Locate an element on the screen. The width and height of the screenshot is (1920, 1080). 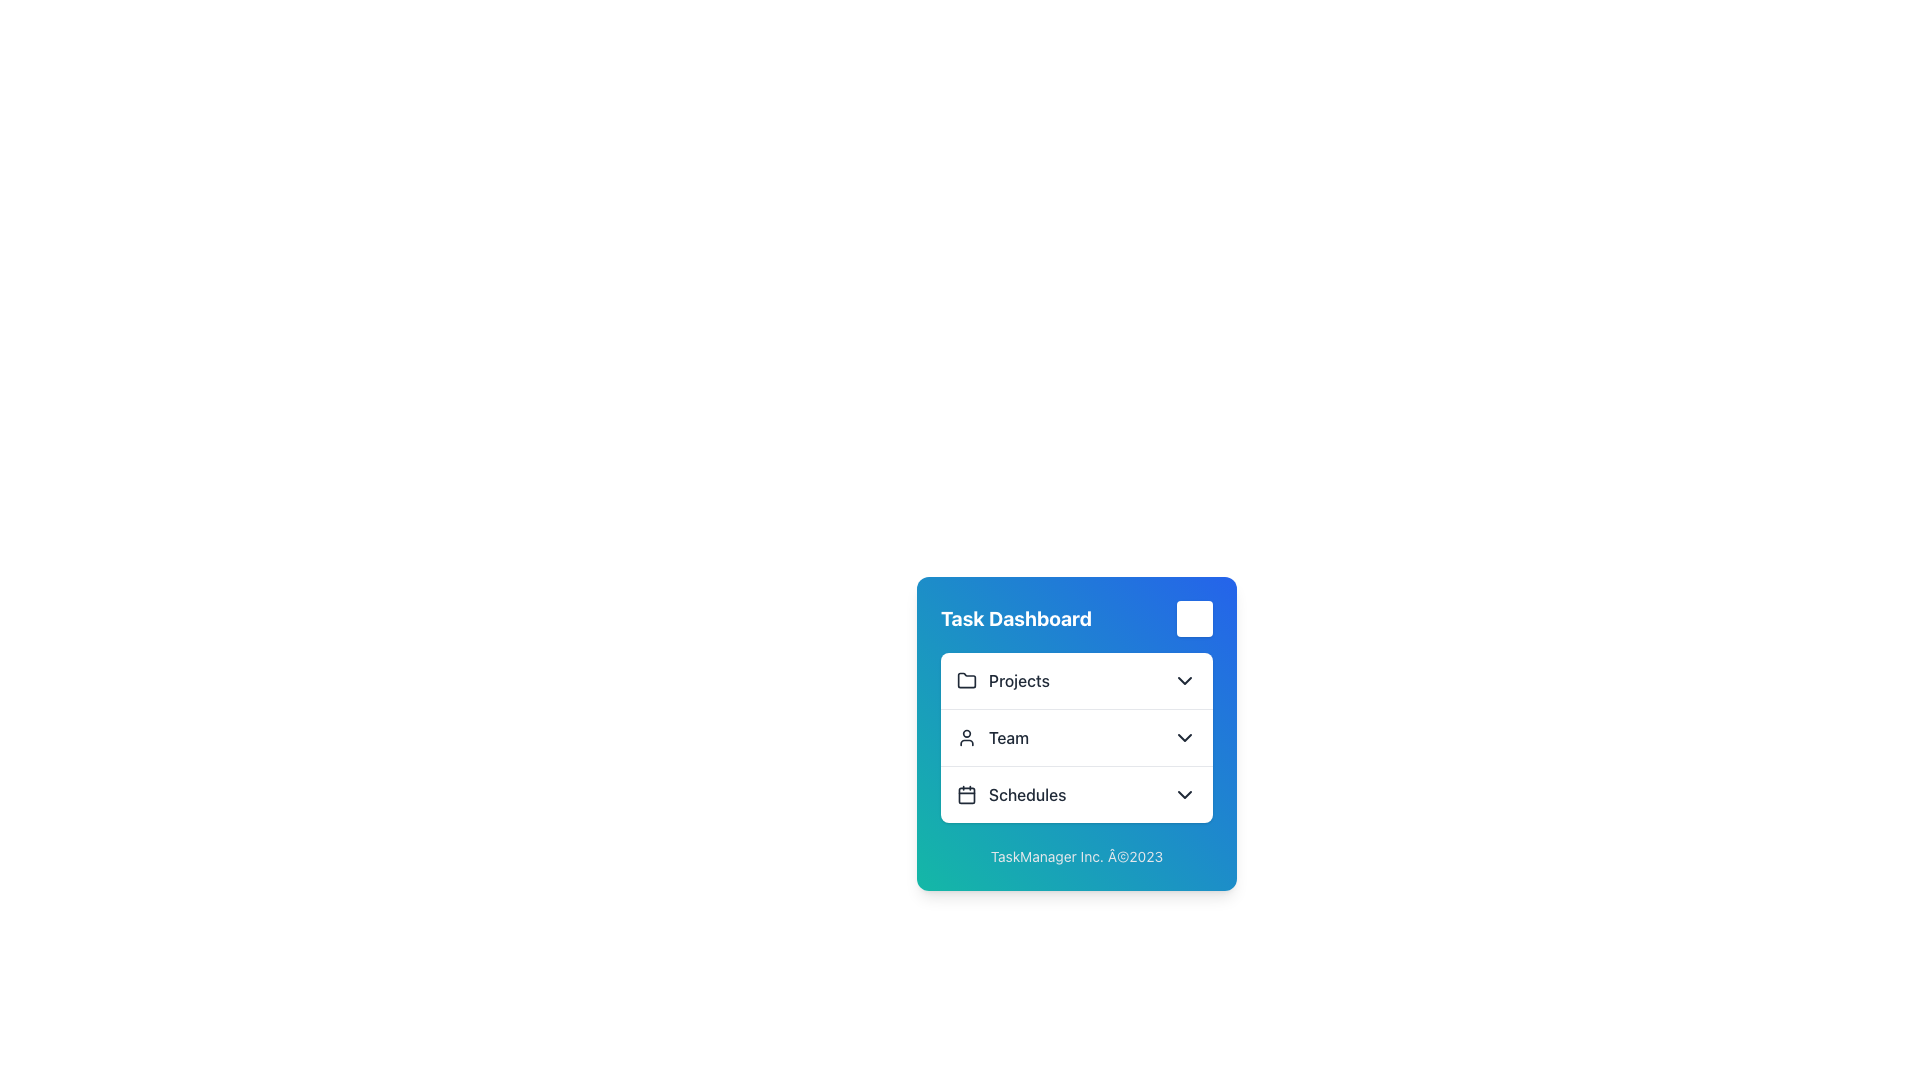
the 'Projects' icon located in the Task Dashboard interface, positioned to the left of the 'Projects' label is located at coordinates (966, 680).